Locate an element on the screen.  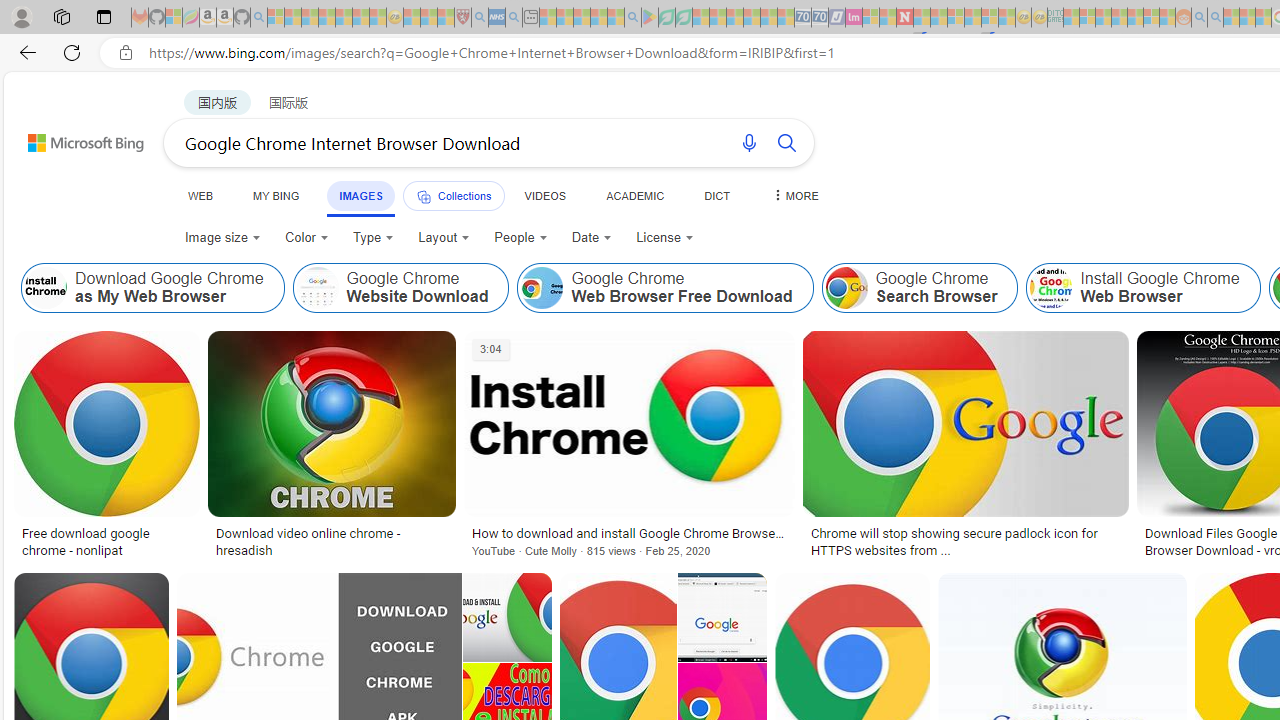
'Class: b_pri_nav_svg' is located at coordinates (422, 197).